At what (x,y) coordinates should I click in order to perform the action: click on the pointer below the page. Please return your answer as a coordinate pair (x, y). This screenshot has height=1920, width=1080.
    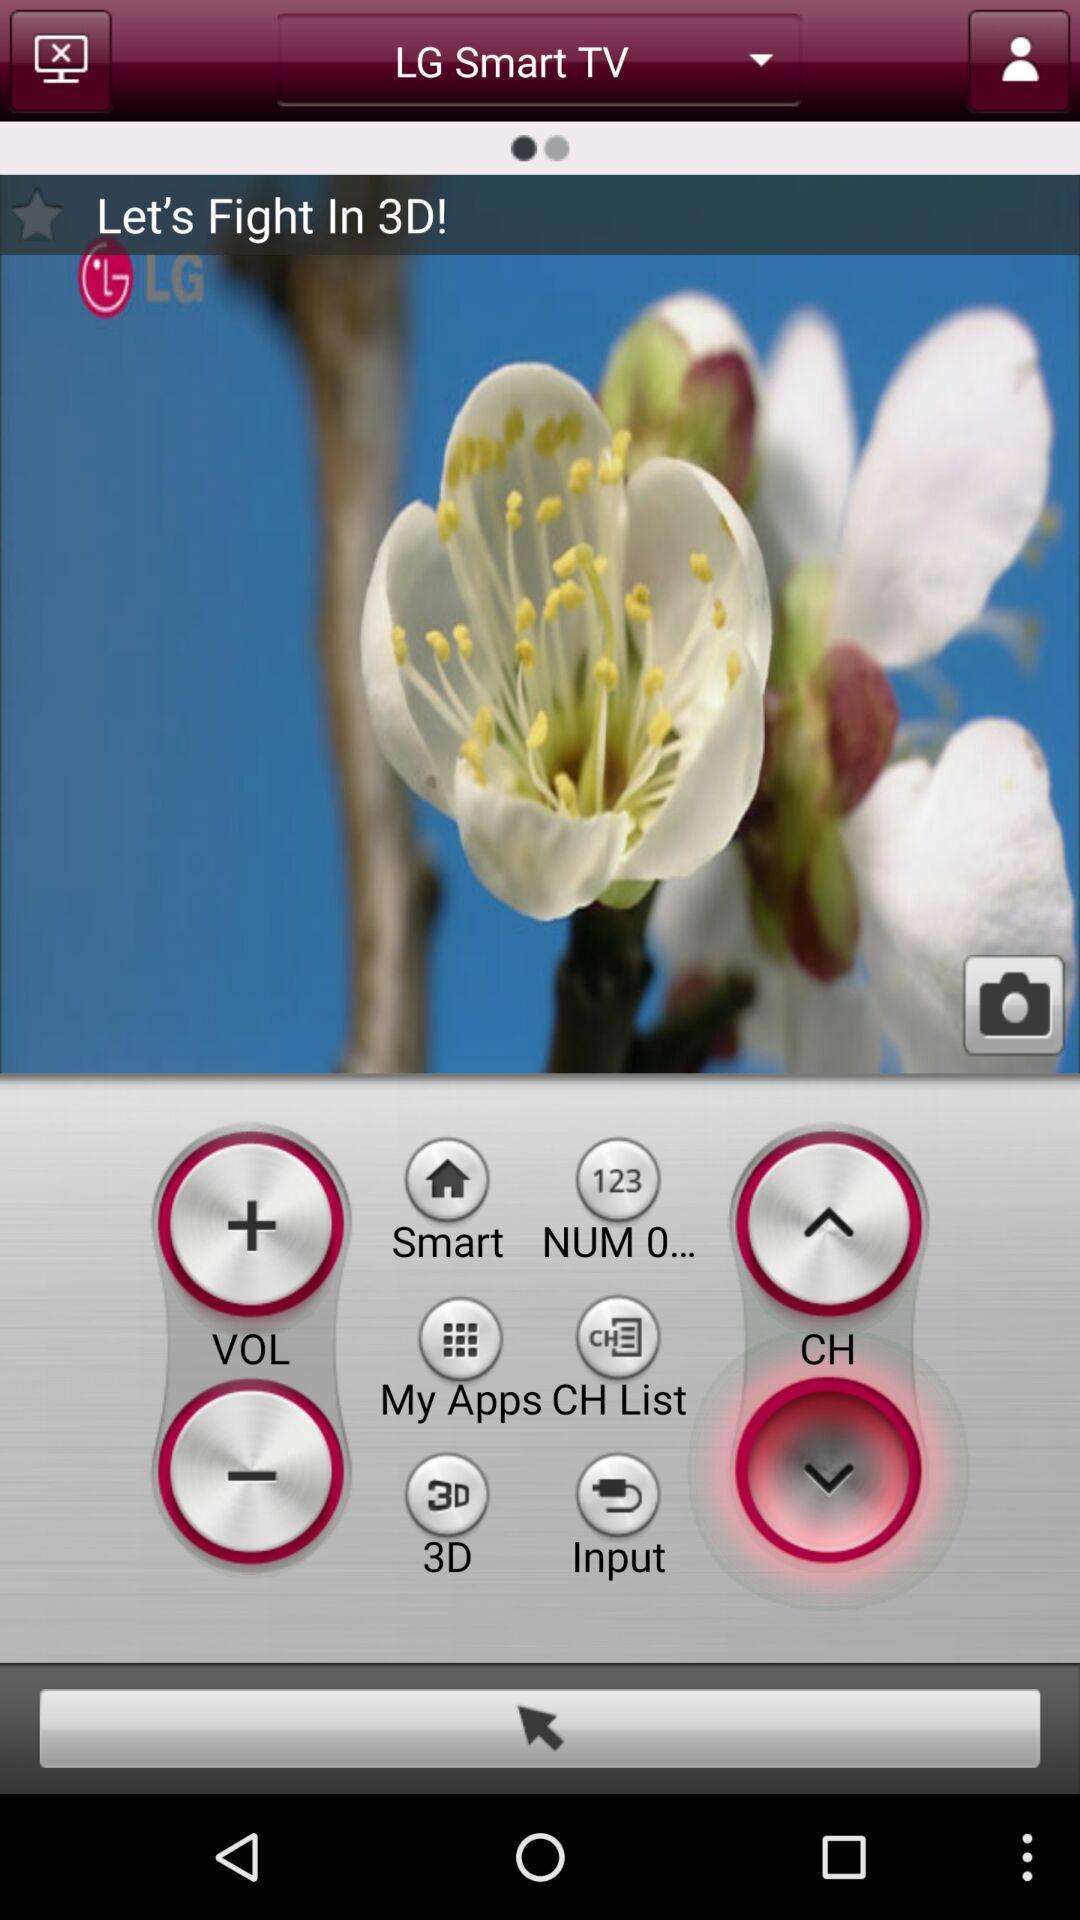
    Looking at the image, I should click on (540, 1727).